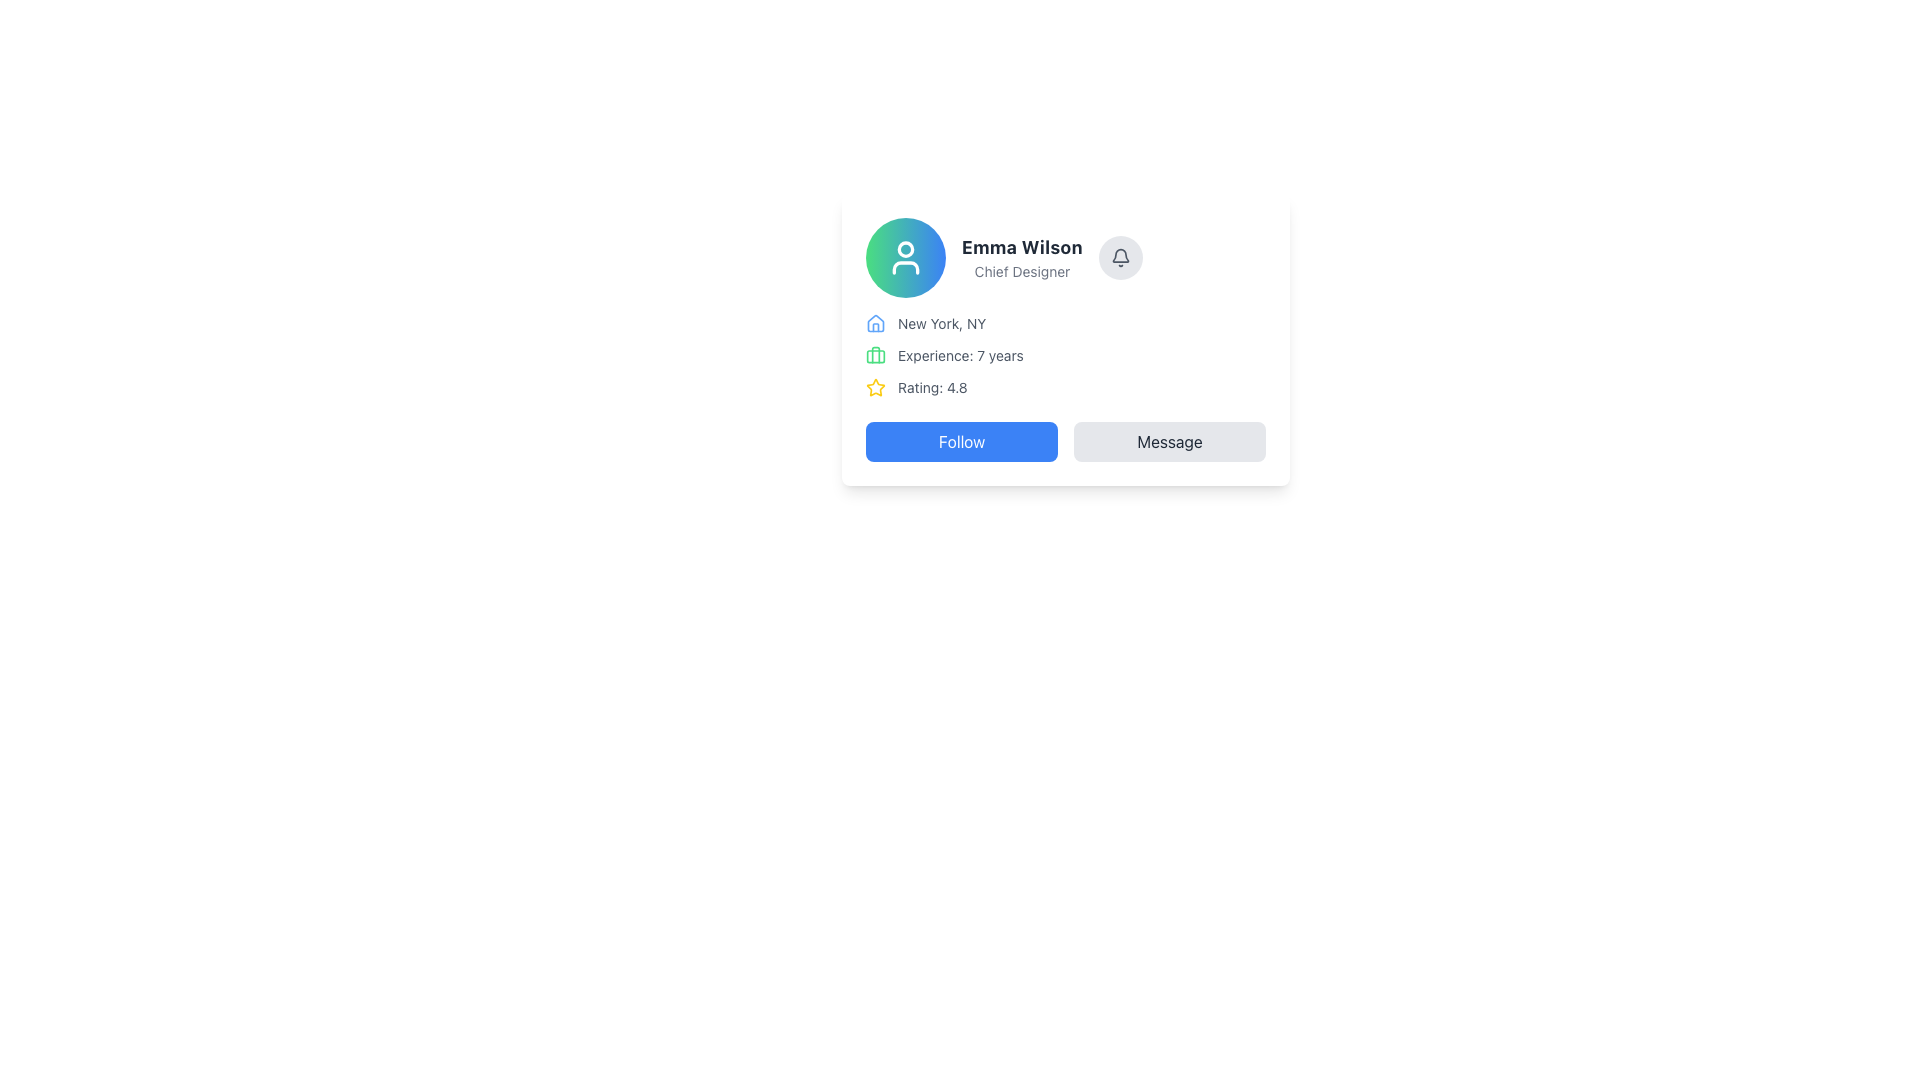 Image resolution: width=1920 pixels, height=1080 pixels. I want to click on the text label 'Emma Wilson' which is a bold, larger text positioned above the smaller text 'Chief Designer' in the top-left section of the card-like interface, so click(1022, 246).